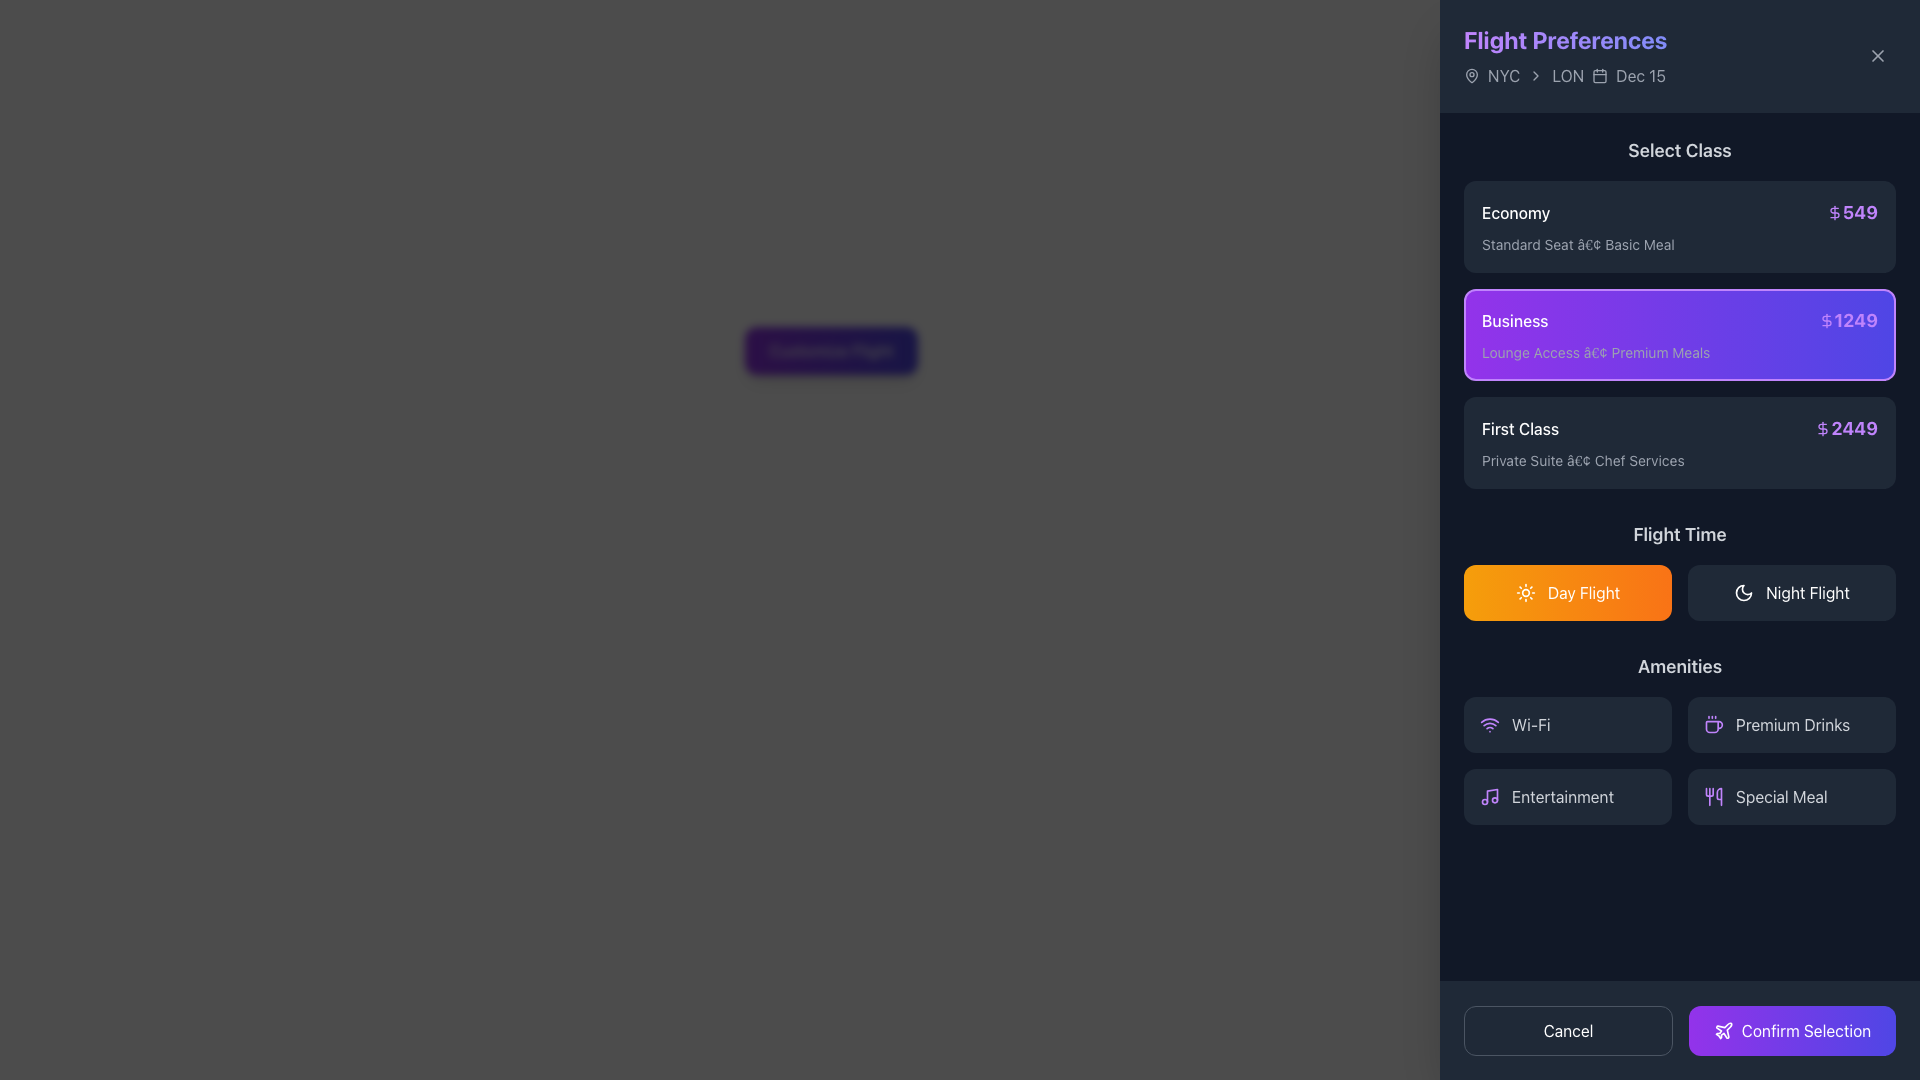 The height and width of the screenshot is (1080, 1920). What do you see at coordinates (1722, 1030) in the screenshot?
I see `the 'Confirm Selection' button which contains an airplane icon on the lower-right corner of the interface` at bounding box center [1722, 1030].